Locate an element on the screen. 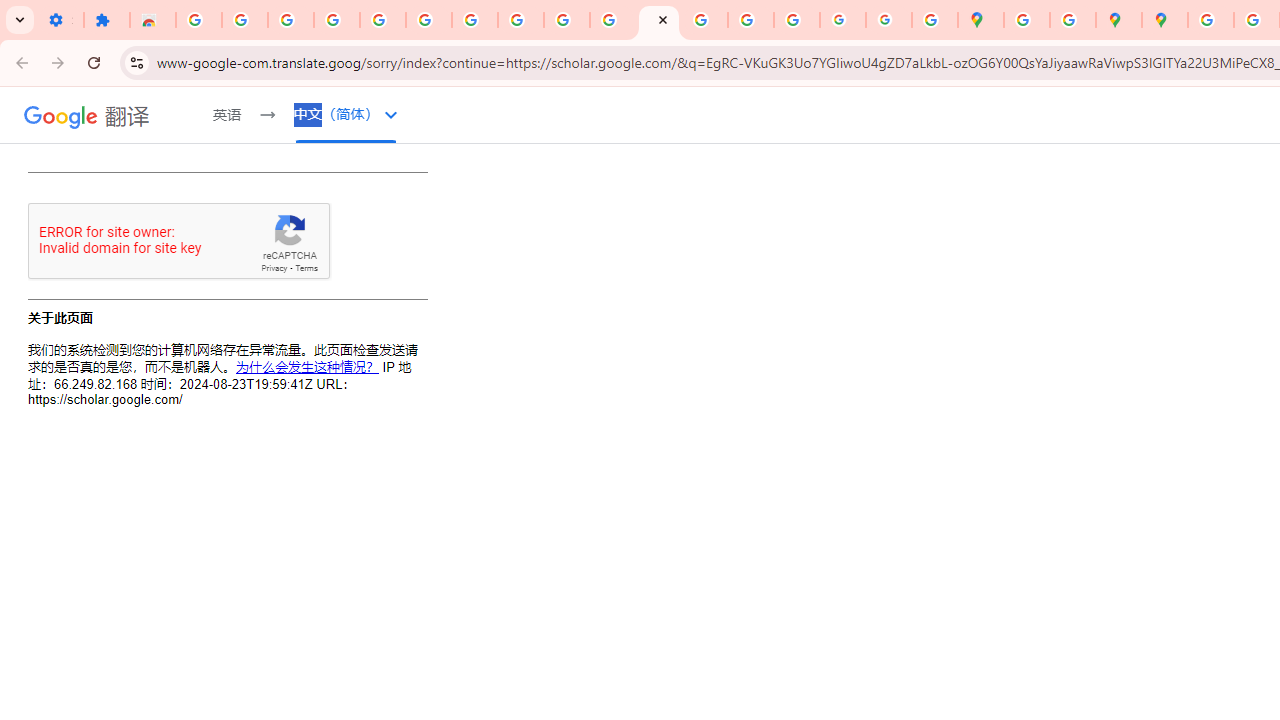  'Settings - On startup' is located at coordinates (60, 20).